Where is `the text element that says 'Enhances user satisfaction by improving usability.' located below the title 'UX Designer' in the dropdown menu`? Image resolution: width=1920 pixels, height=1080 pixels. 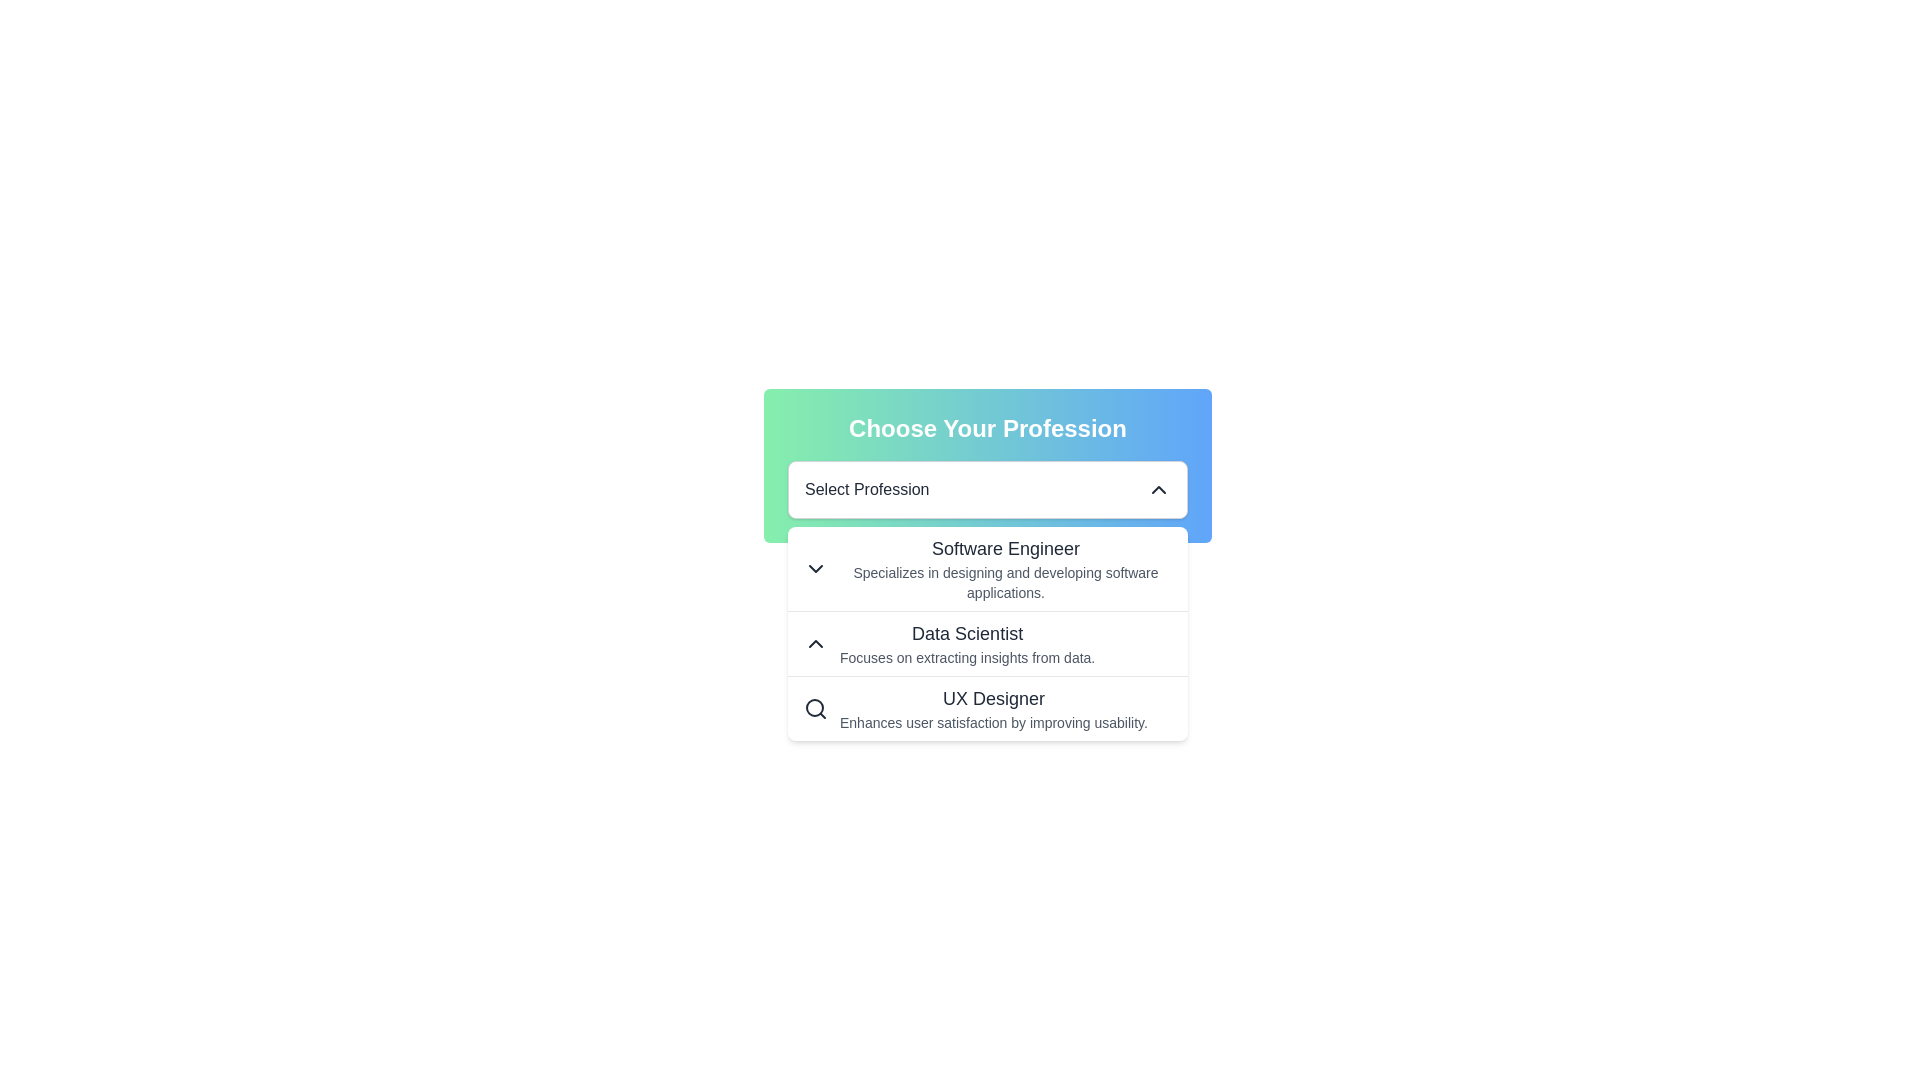
the text element that says 'Enhances user satisfaction by improving usability.' located below the title 'UX Designer' in the dropdown menu is located at coordinates (993, 722).